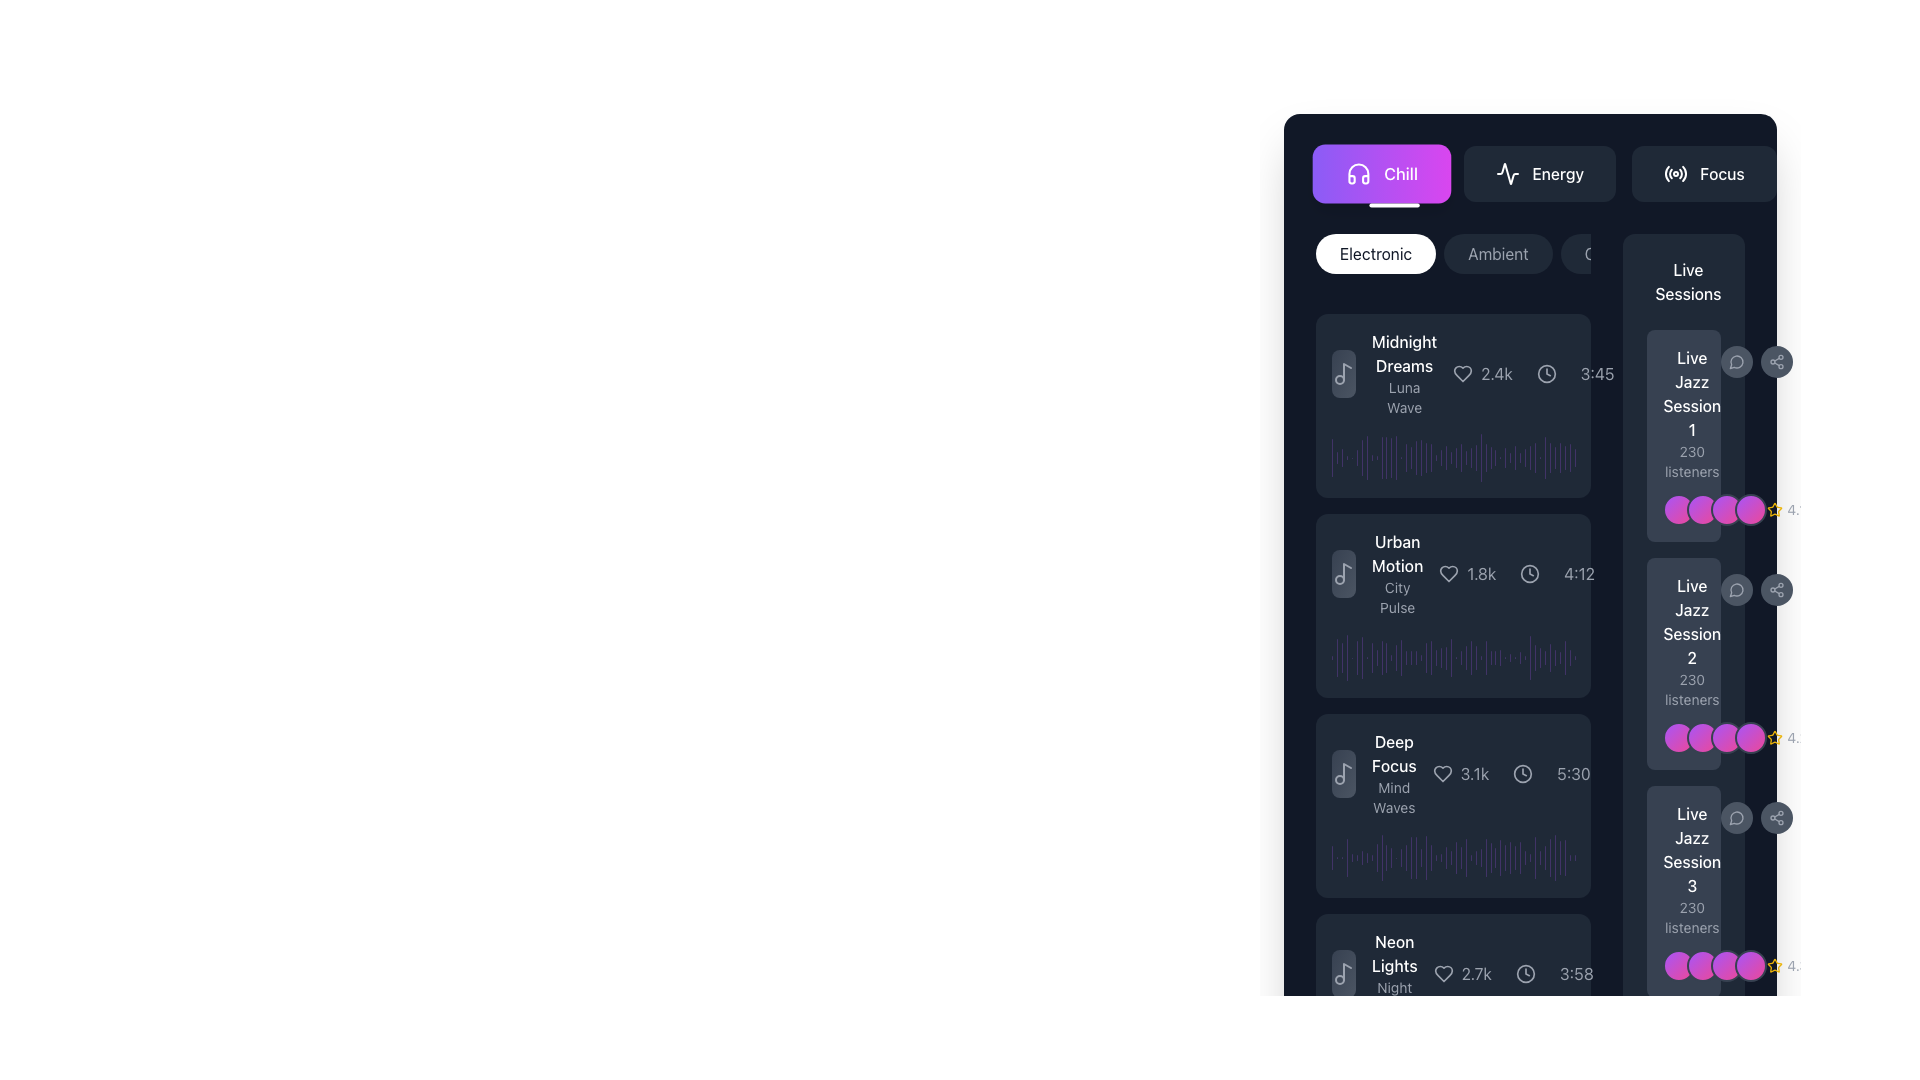 This screenshot has width=1920, height=1080. I want to click on the decorative visuals or avatar indicators located below the 'Live Jazz Session 1' label and above the '230 listeners' text on the right-side panel of the interface, so click(1714, 508).